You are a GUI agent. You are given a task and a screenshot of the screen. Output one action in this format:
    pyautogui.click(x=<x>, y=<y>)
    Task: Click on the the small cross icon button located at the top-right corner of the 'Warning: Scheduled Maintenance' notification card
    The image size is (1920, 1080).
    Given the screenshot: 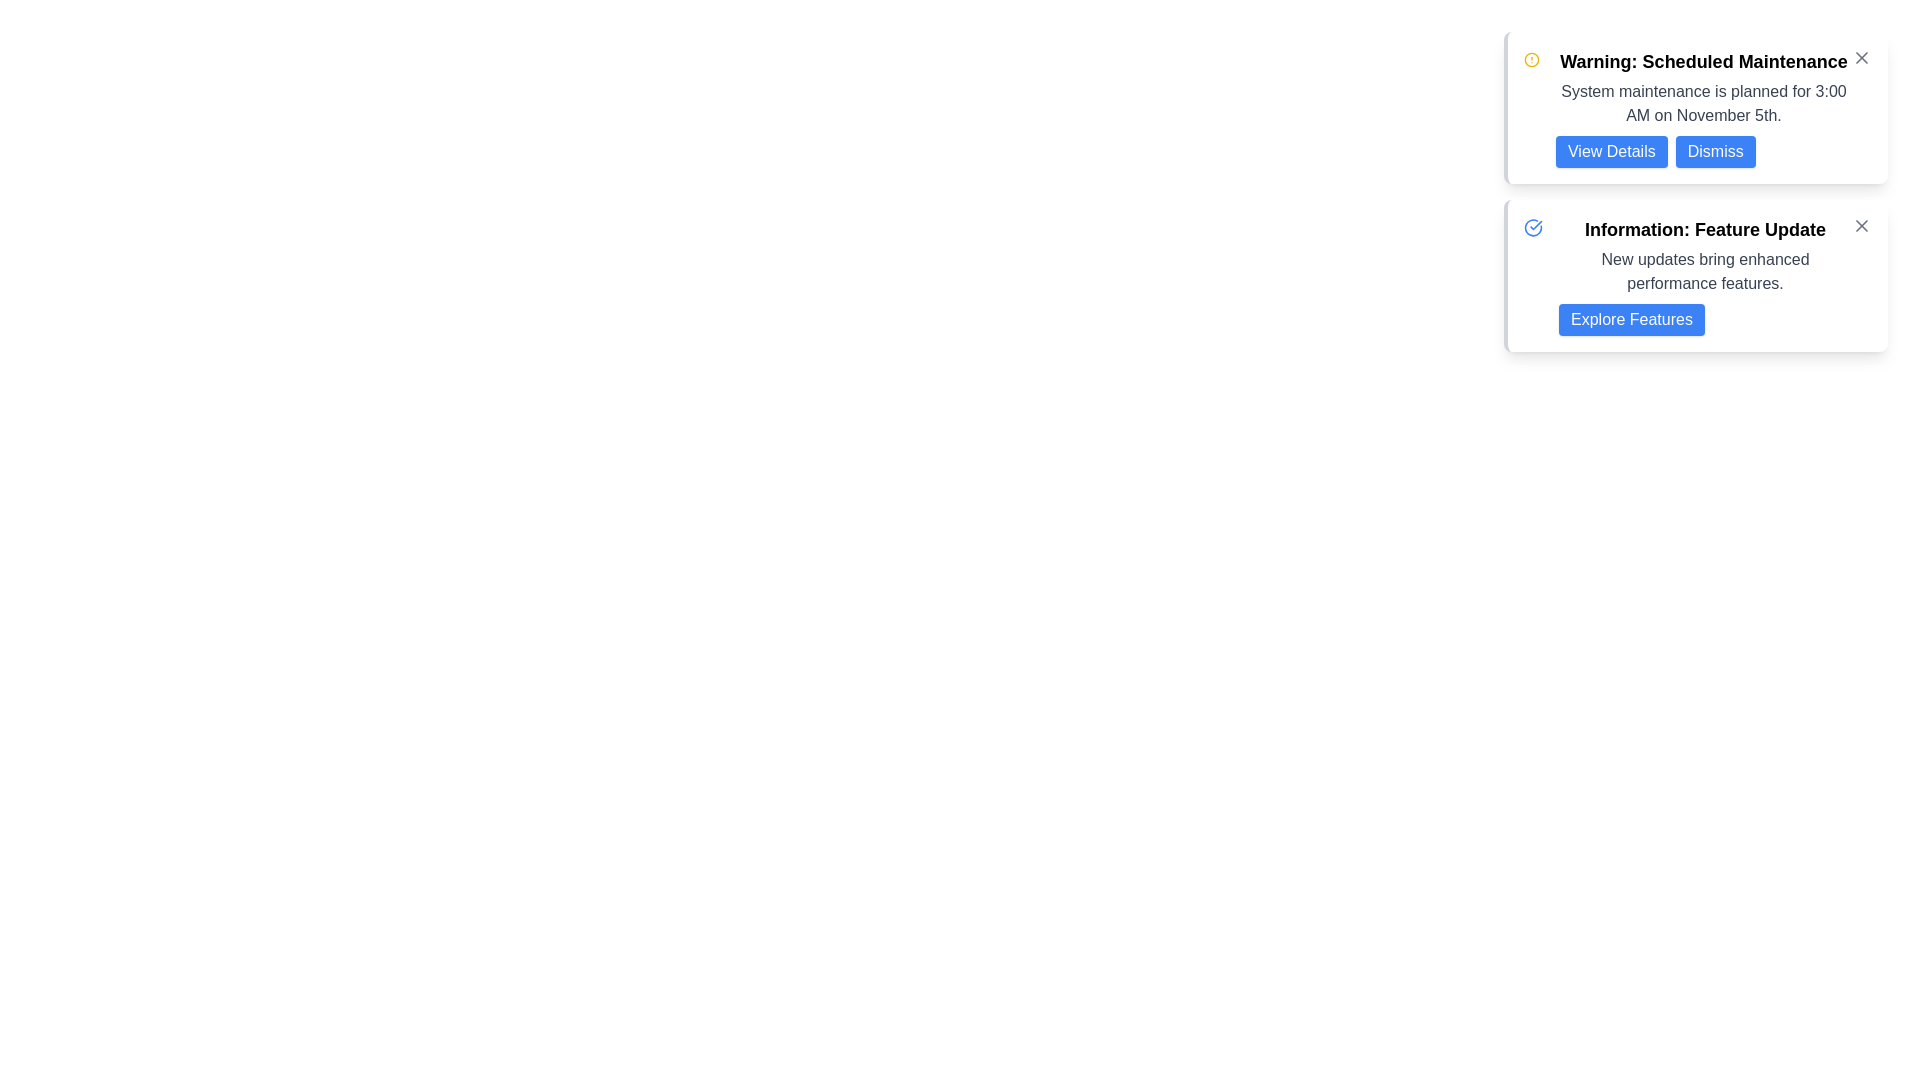 What is the action you would take?
    pyautogui.click(x=1861, y=56)
    